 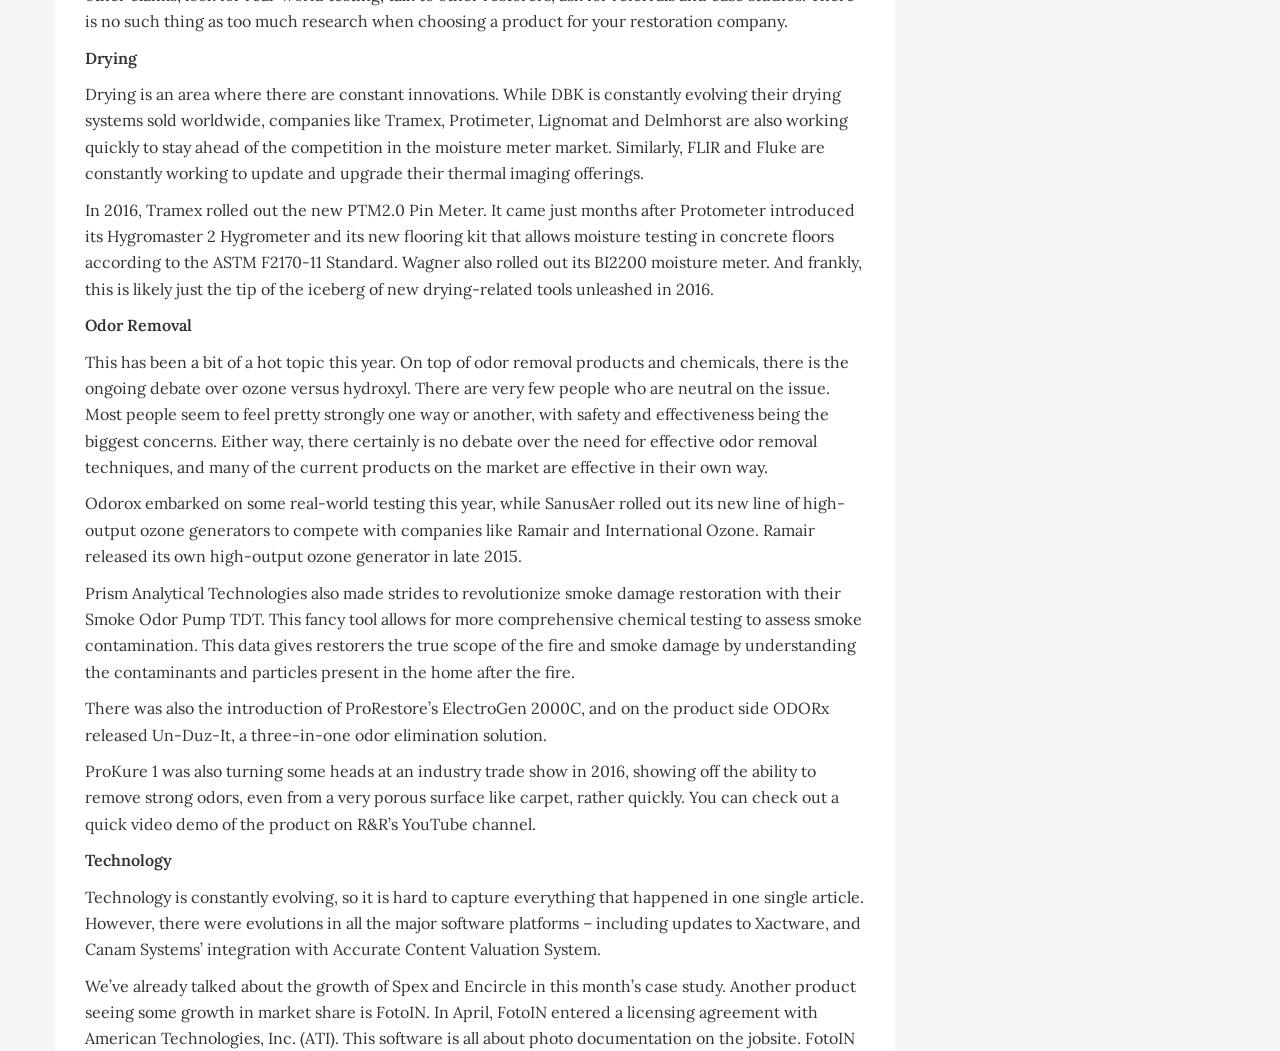 I want to click on 'Drying is an area where there are constant innovations. While DBK is constantly evolving their drying systems sold worldwide, companies like Tramex, Protimeter, Lignomat and Delmhorst are also working quickly to stay ahead of the competition in the moisture meter market. Similarly, FLIR and Fluke are constantly working to update and upgrade their thermal imaging offerings.', so click(x=465, y=131).